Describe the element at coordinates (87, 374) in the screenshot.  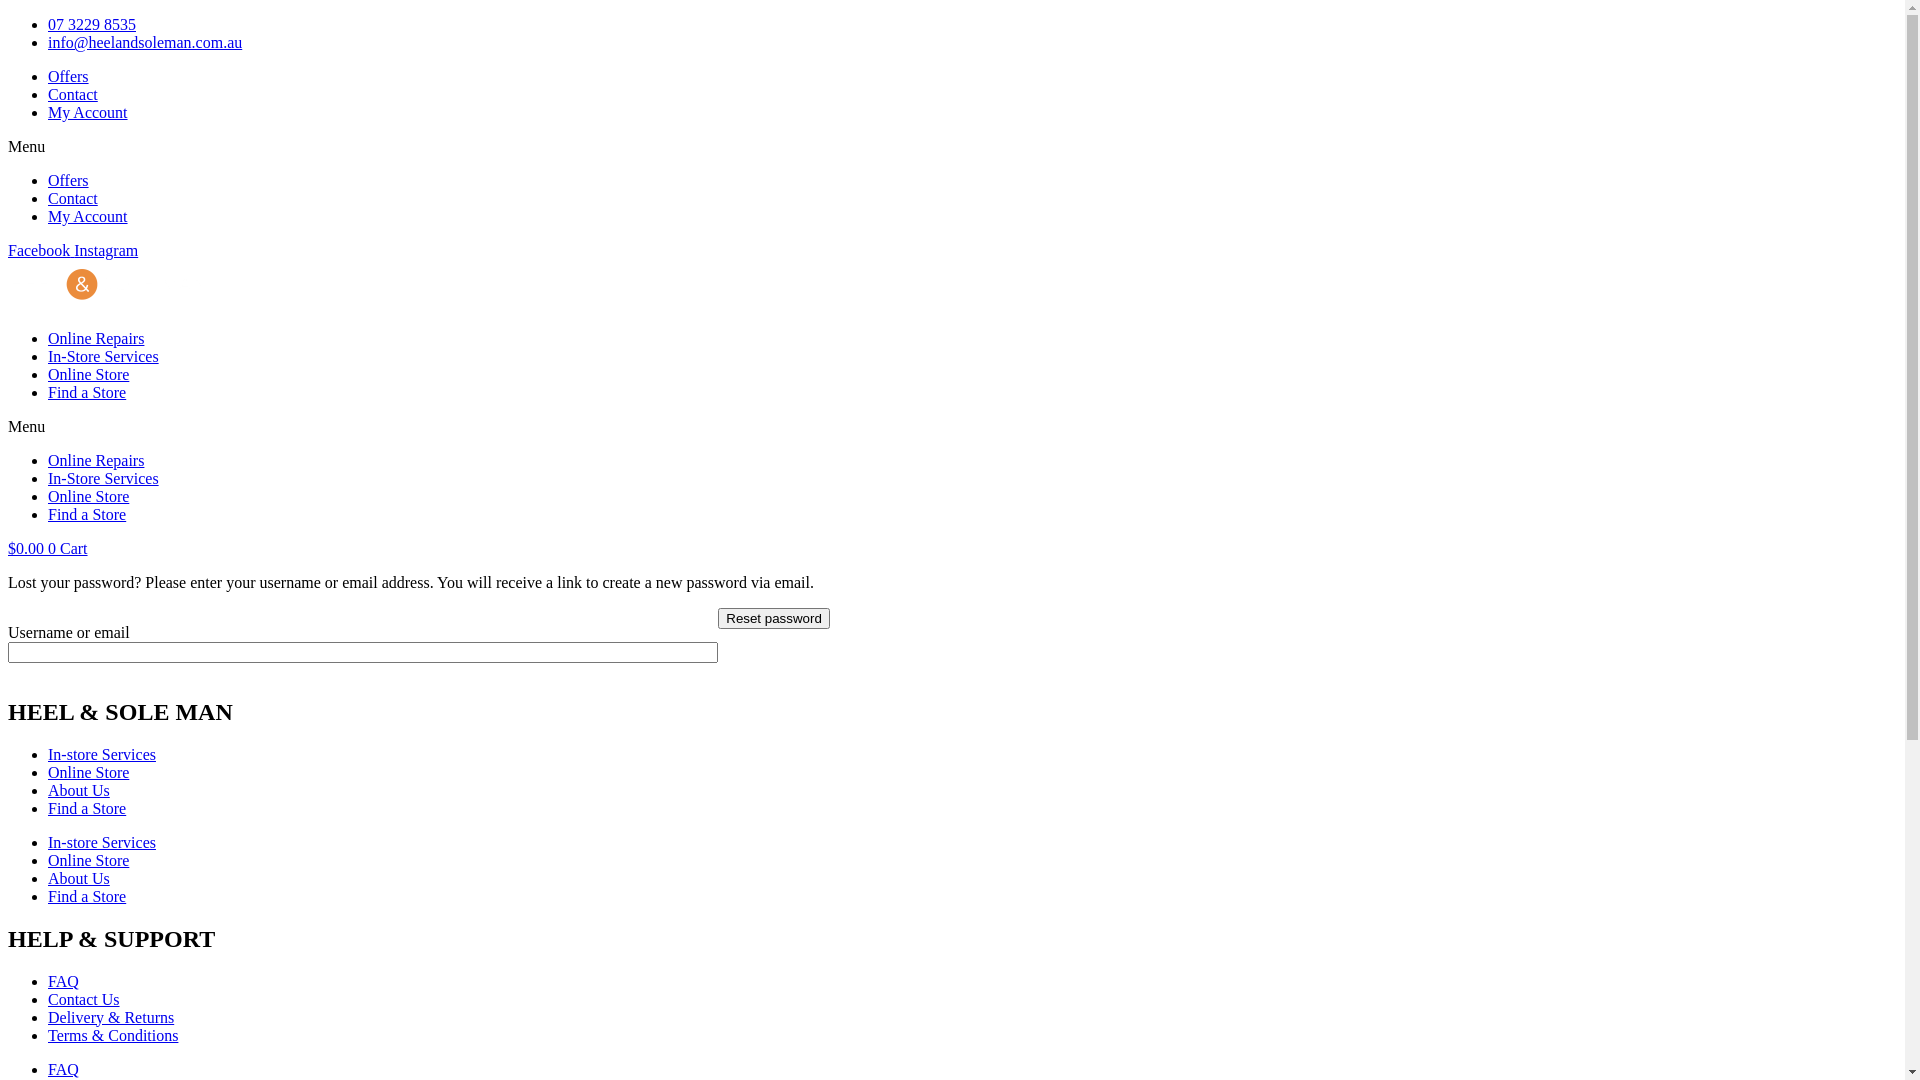
I see `'Online Store'` at that location.